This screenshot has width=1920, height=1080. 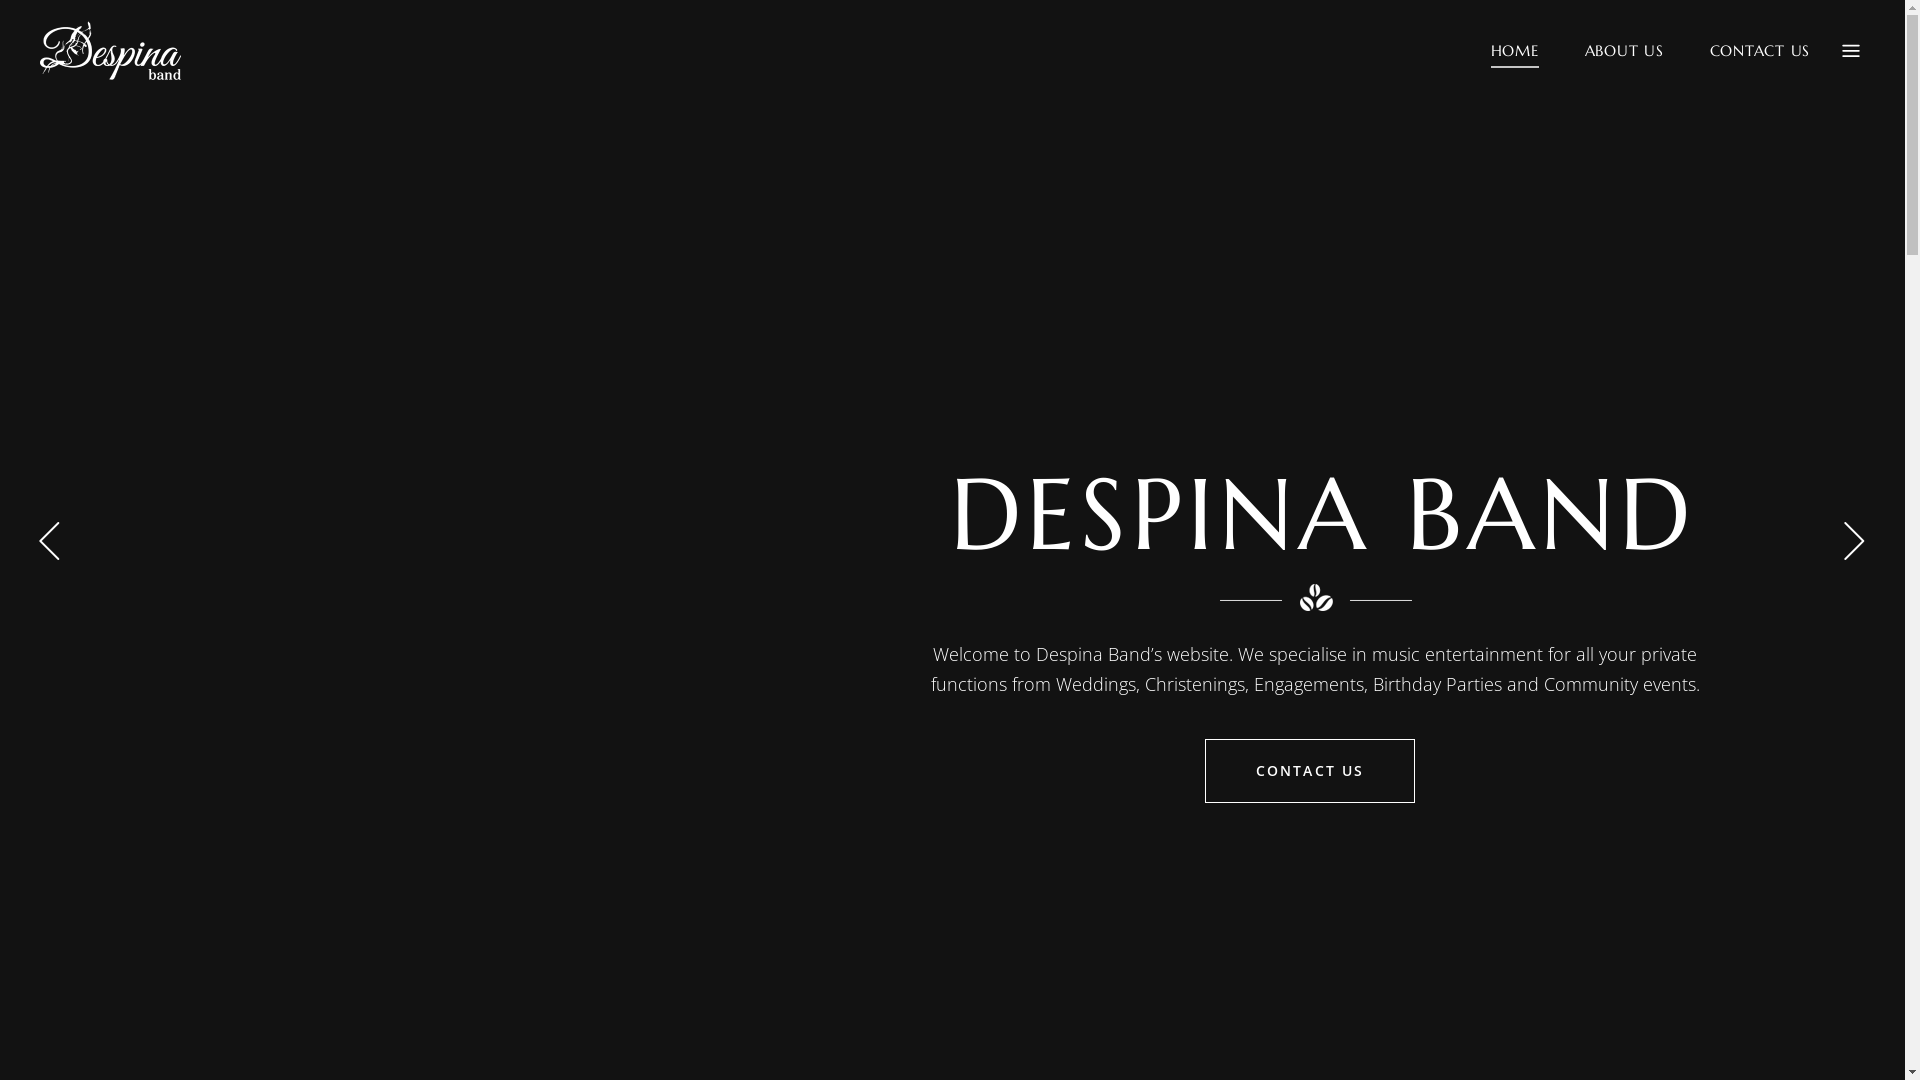 What do you see at coordinates (1515, 49) in the screenshot?
I see `'HOME'` at bounding box center [1515, 49].